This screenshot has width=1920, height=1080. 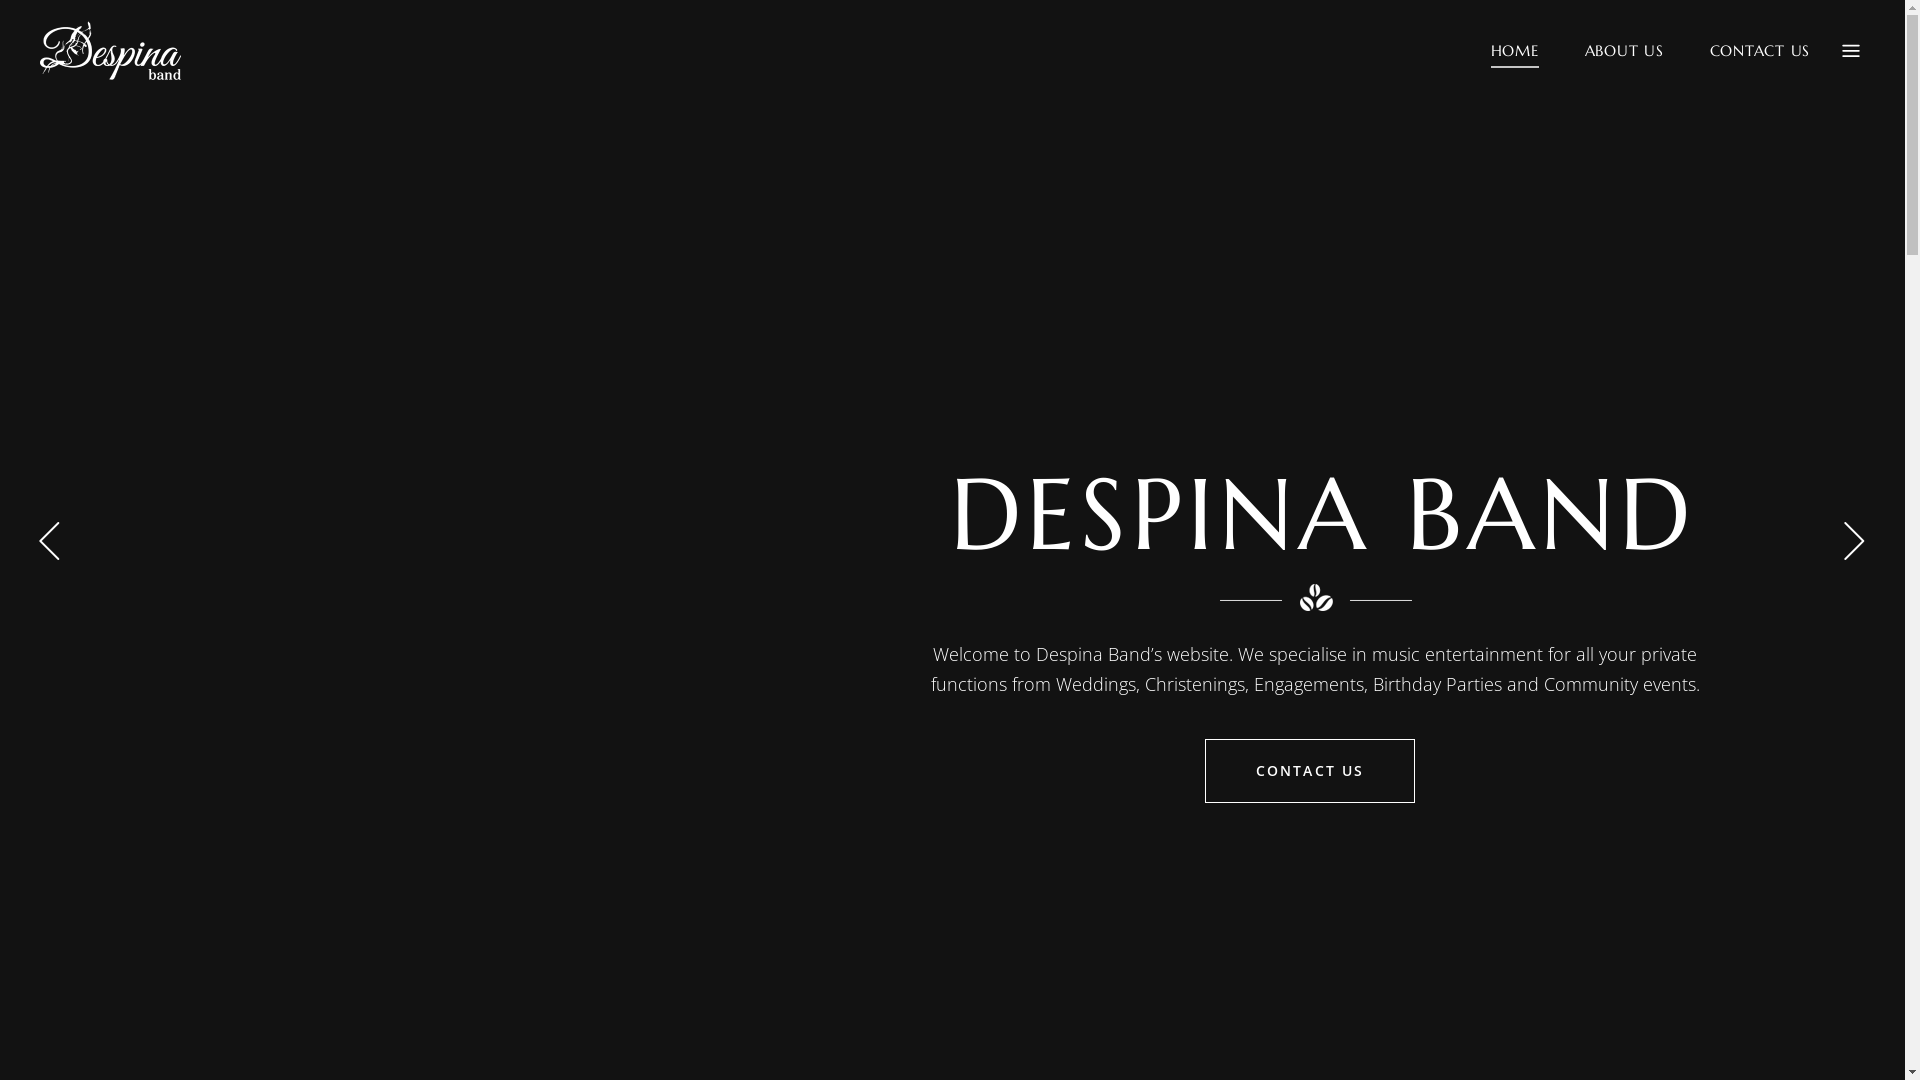 What do you see at coordinates (1515, 49) in the screenshot?
I see `'HOME'` at bounding box center [1515, 49].